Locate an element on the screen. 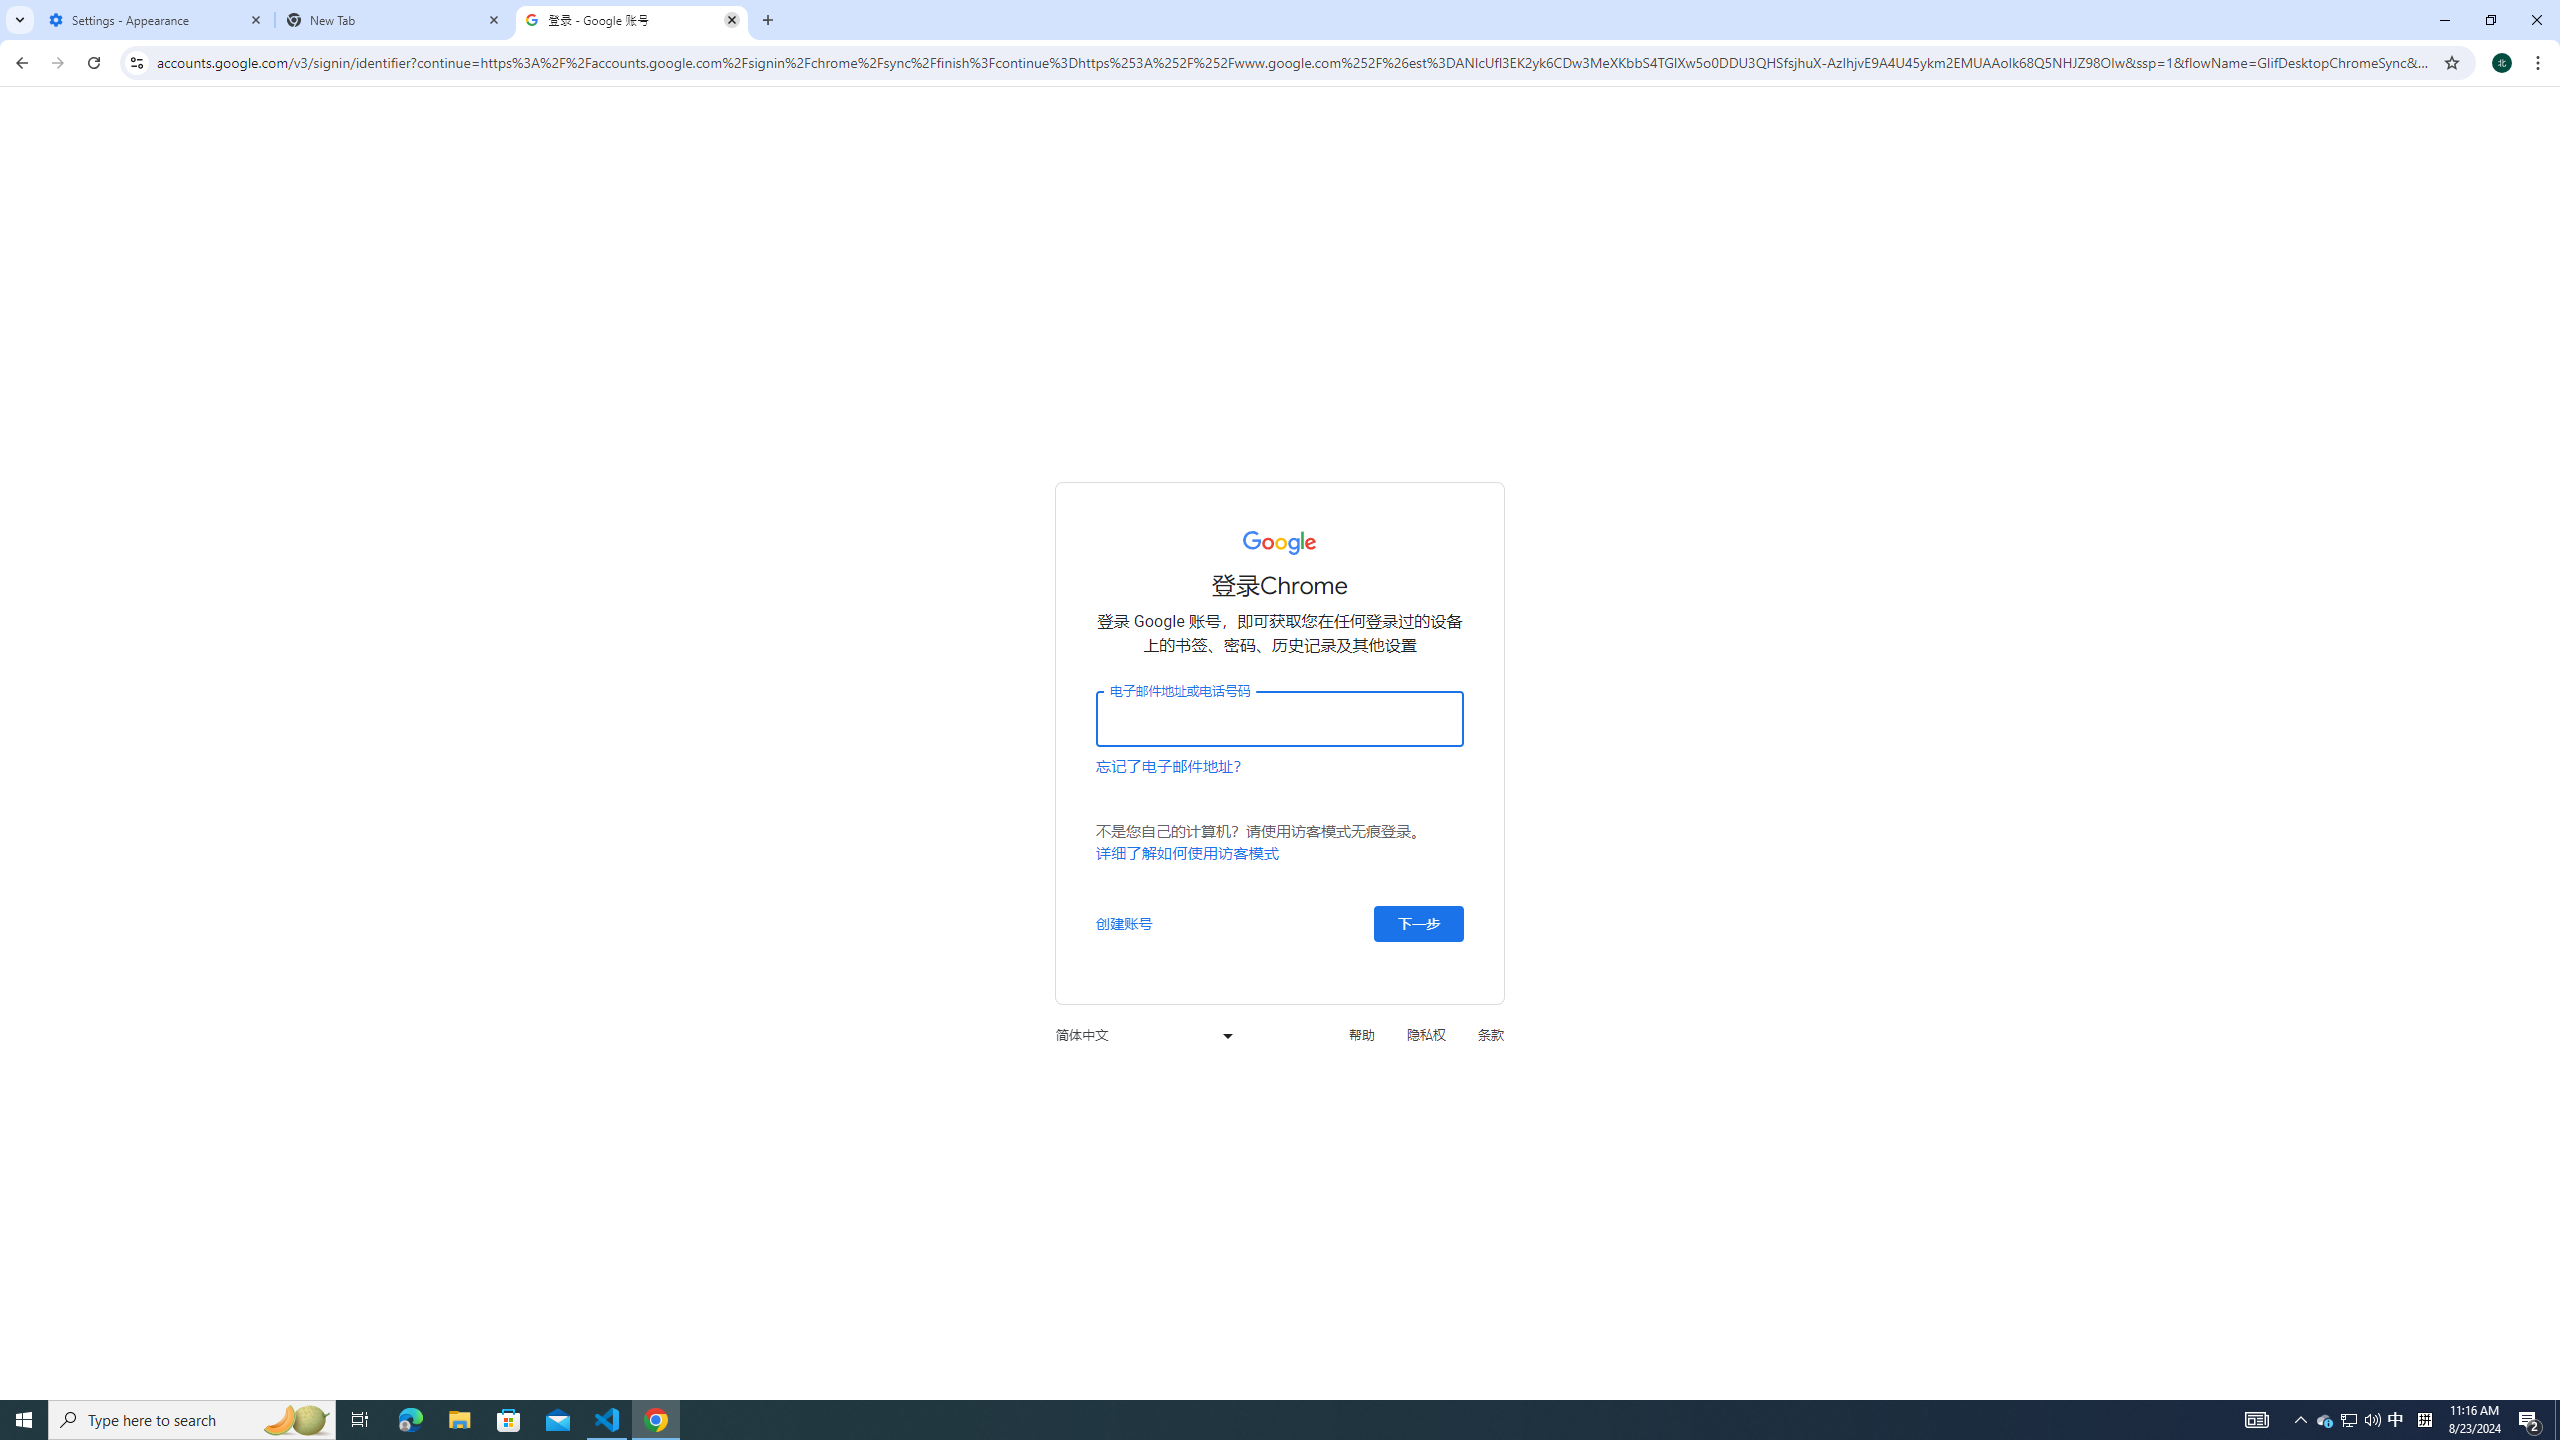 This screenshot has width=2560, height=1440. 'New Tab' is located at coordinates (394, 19).